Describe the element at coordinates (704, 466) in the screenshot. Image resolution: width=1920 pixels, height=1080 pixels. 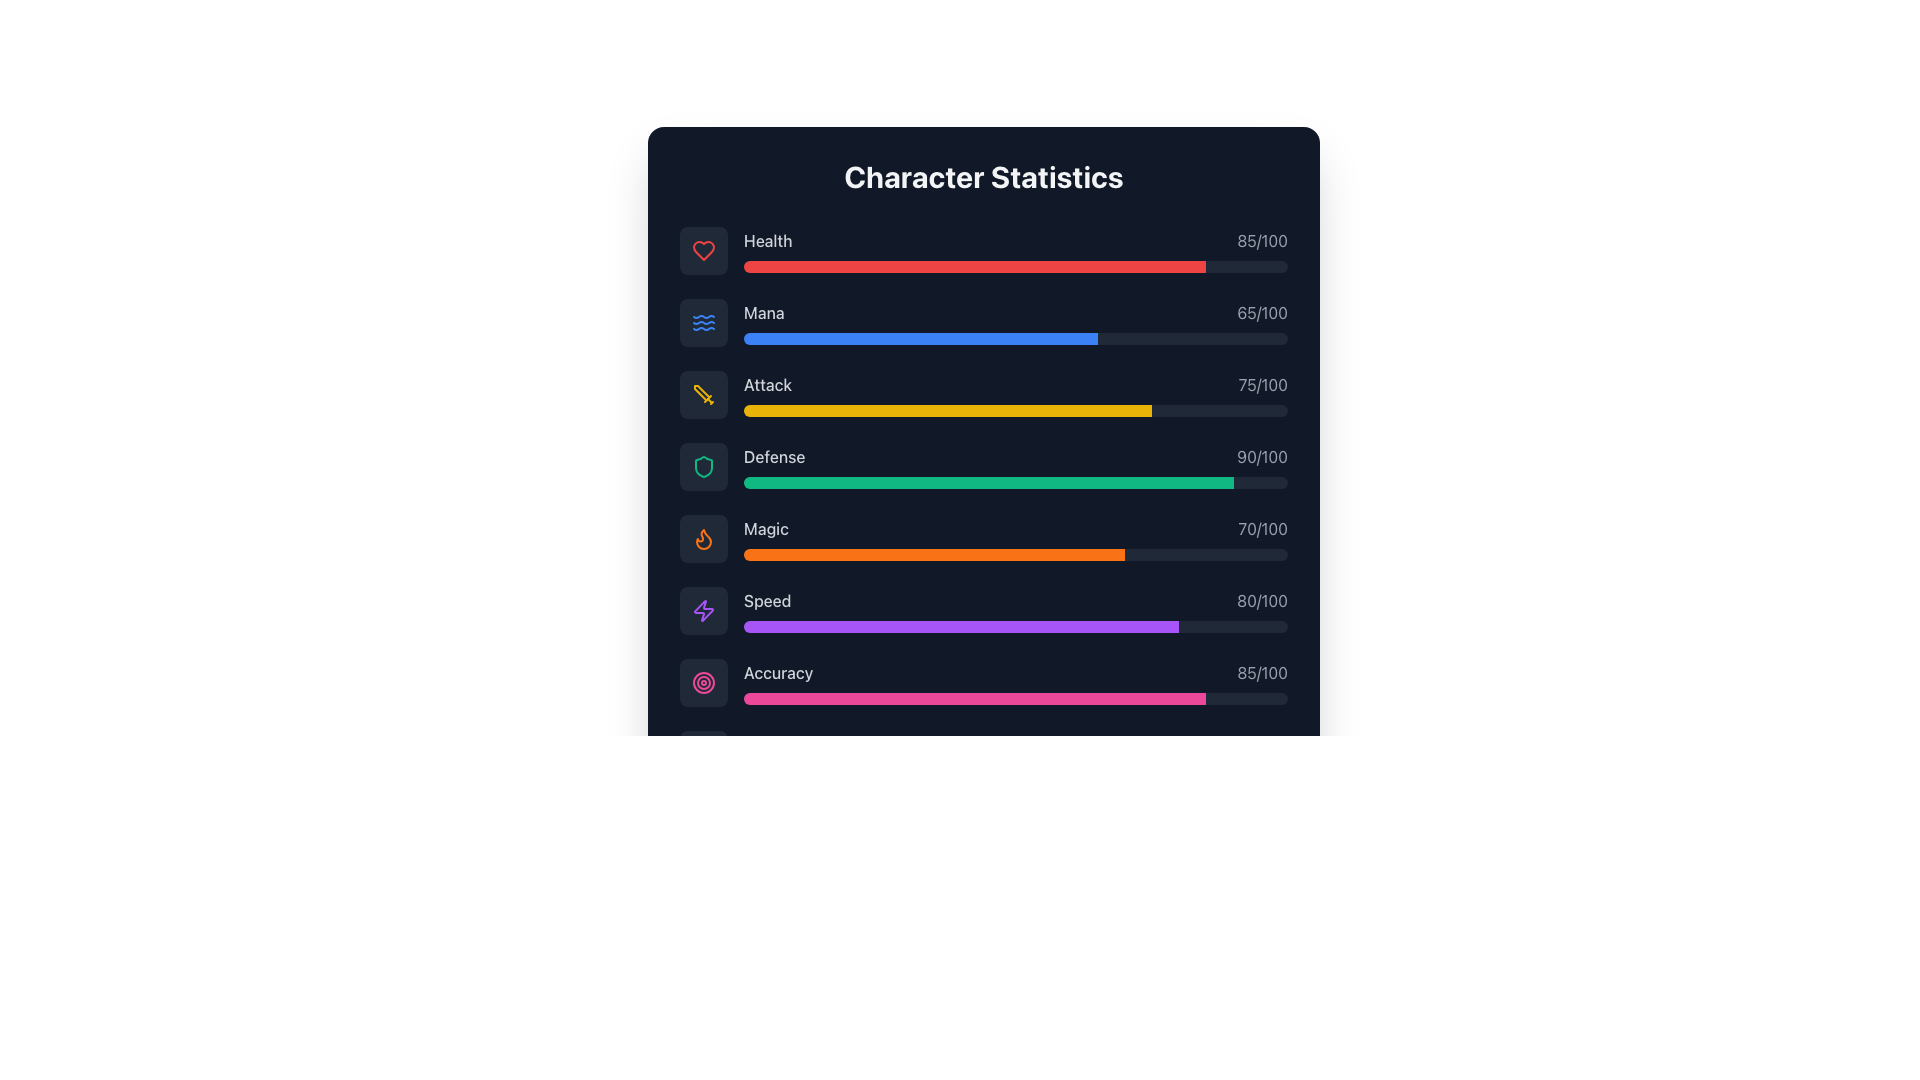
I see `the 'Defense' graphic icon in the 'Character Statistics' list, which visually represents the Defense attribute` at that location.